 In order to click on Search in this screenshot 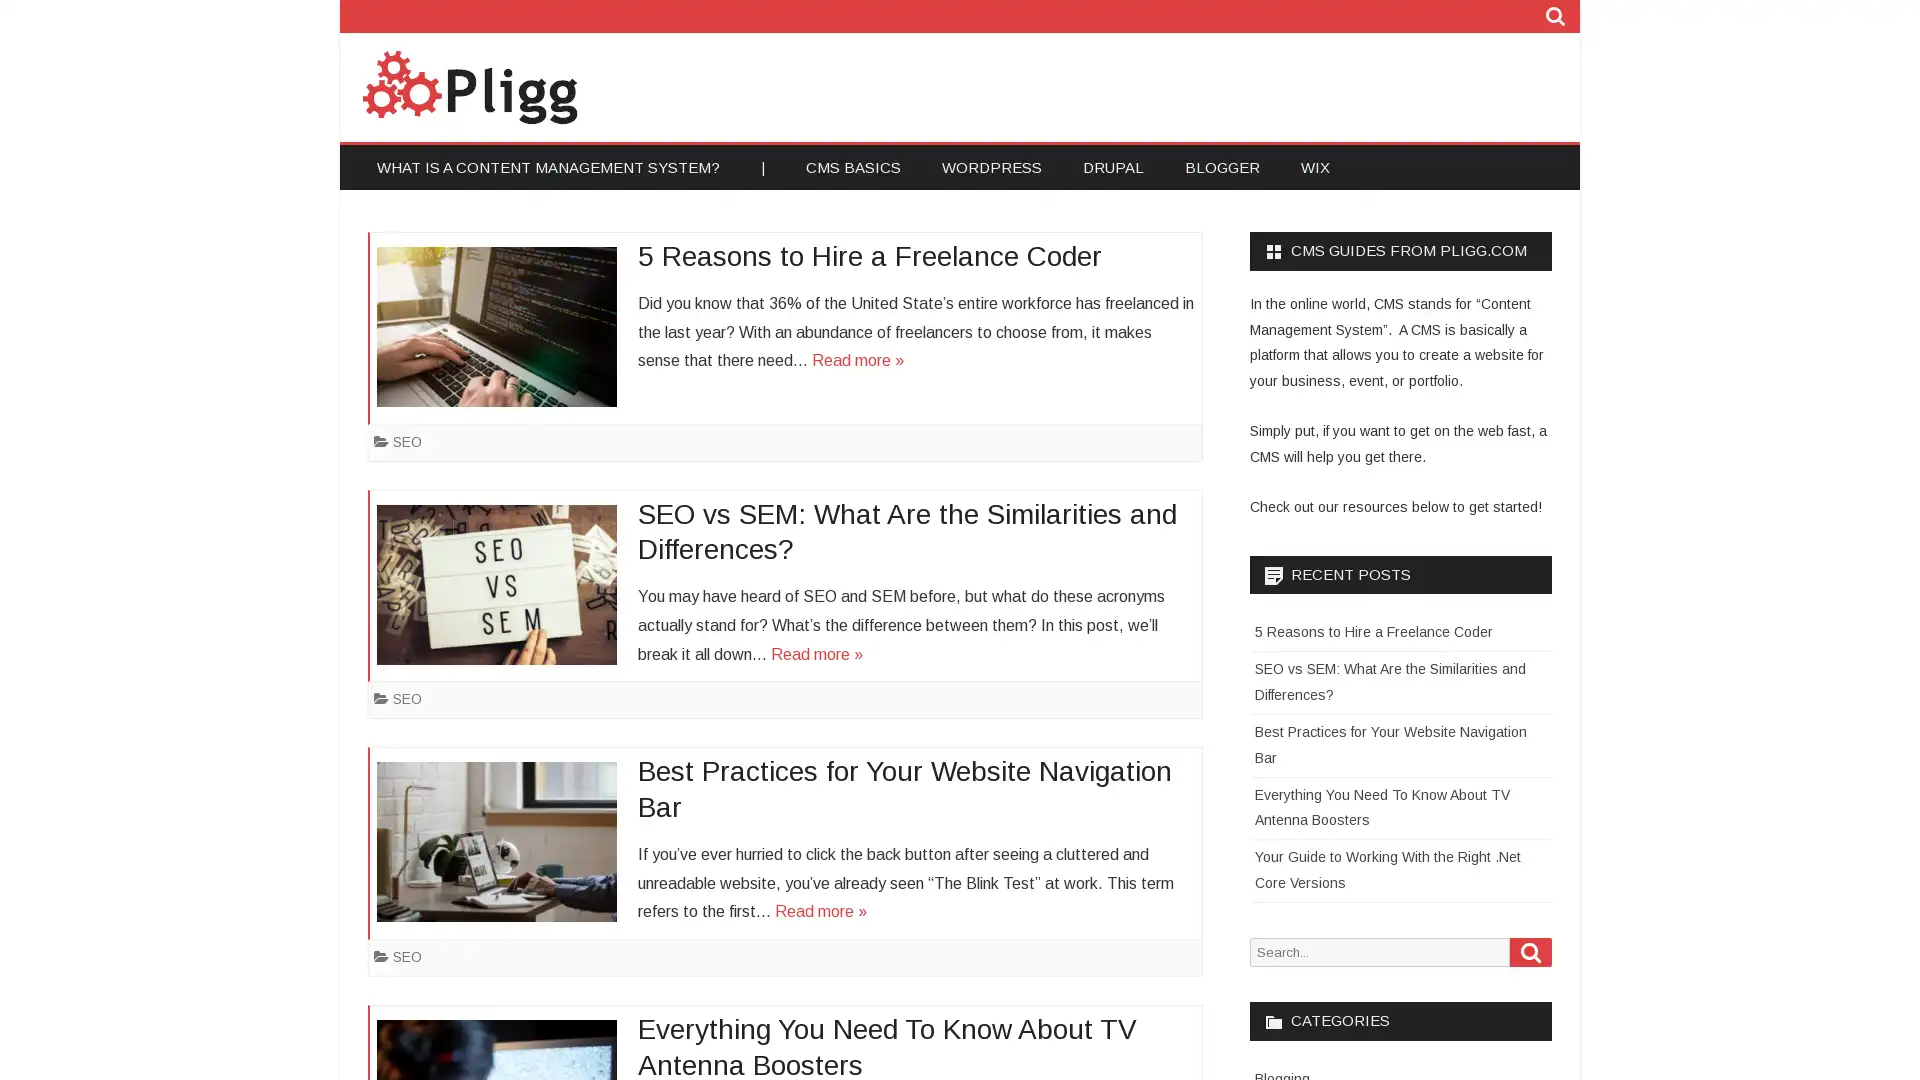, I will do `click(1530, 950)`.